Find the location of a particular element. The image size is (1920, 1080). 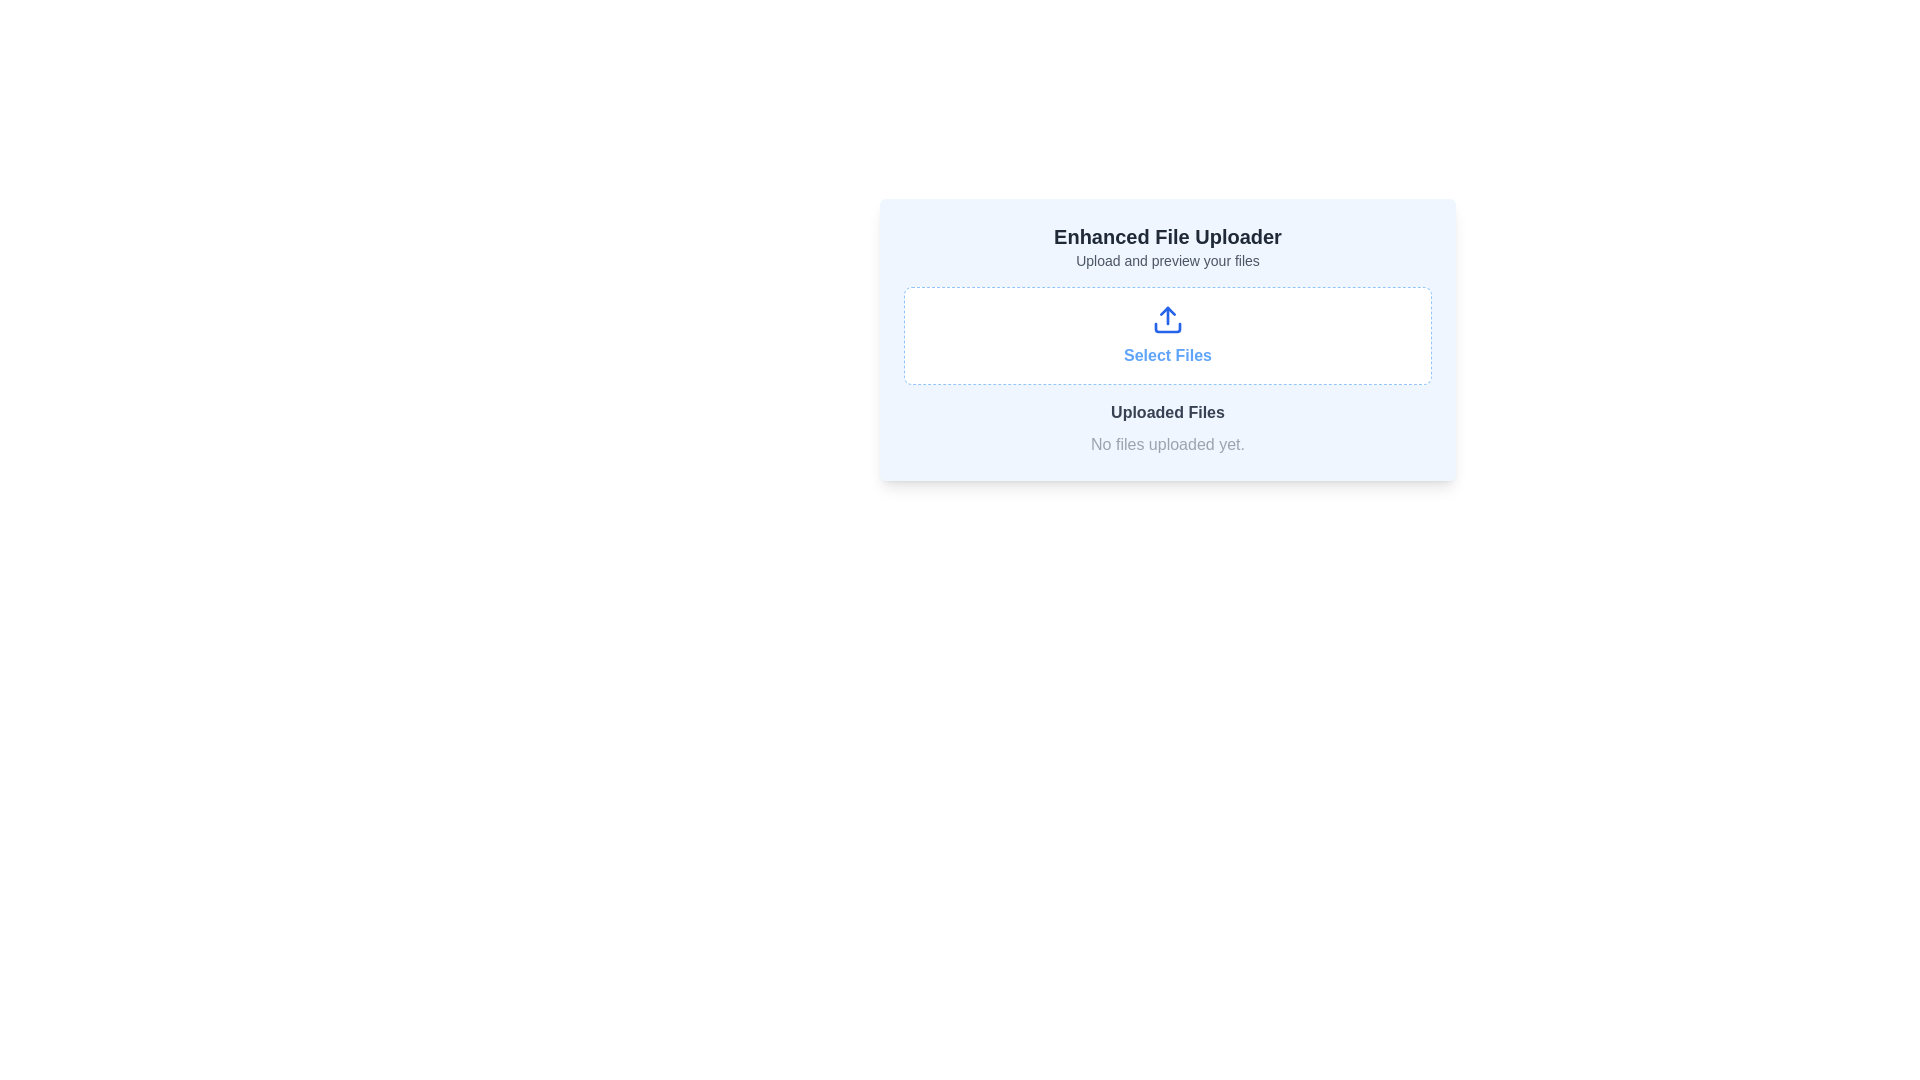

the rectangular graphical element located at the bottom of the upload icon, which emphasizes the file uploading action is located at coordinates (1167, 326).